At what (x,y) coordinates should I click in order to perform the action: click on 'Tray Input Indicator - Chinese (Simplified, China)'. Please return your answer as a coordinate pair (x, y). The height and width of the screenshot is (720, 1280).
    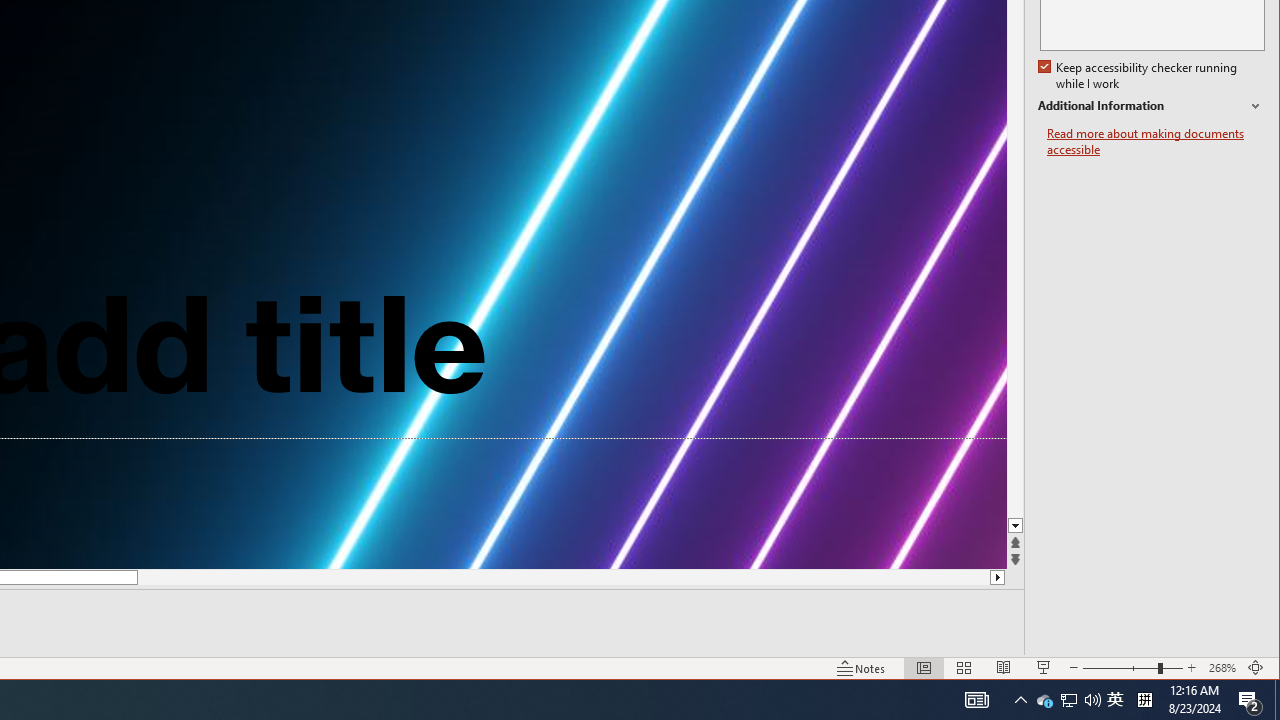
    Looking at the image, I should click on (1114, 698).